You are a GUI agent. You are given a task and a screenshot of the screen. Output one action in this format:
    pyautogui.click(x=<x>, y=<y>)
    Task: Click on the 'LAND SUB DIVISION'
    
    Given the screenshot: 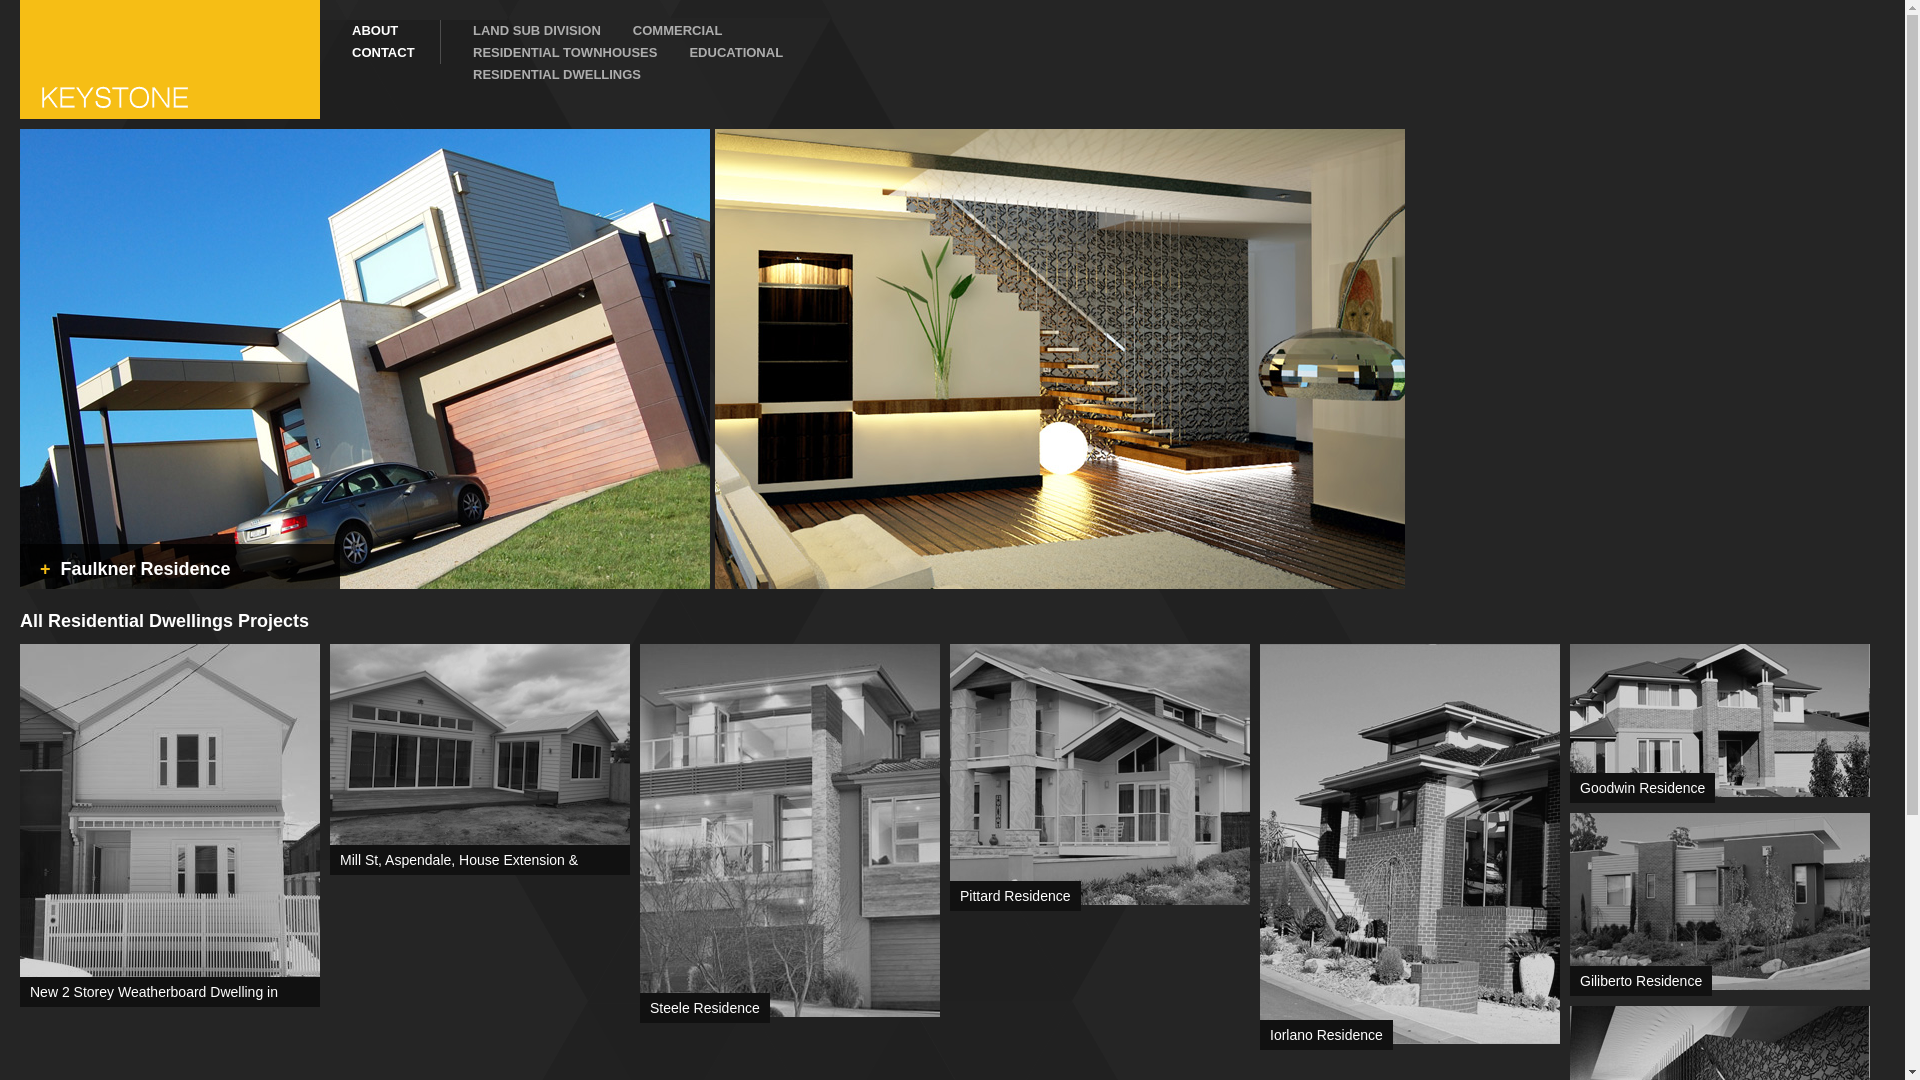 What is the action you would take?
    pyautogui.click(x=521, y=30)
    